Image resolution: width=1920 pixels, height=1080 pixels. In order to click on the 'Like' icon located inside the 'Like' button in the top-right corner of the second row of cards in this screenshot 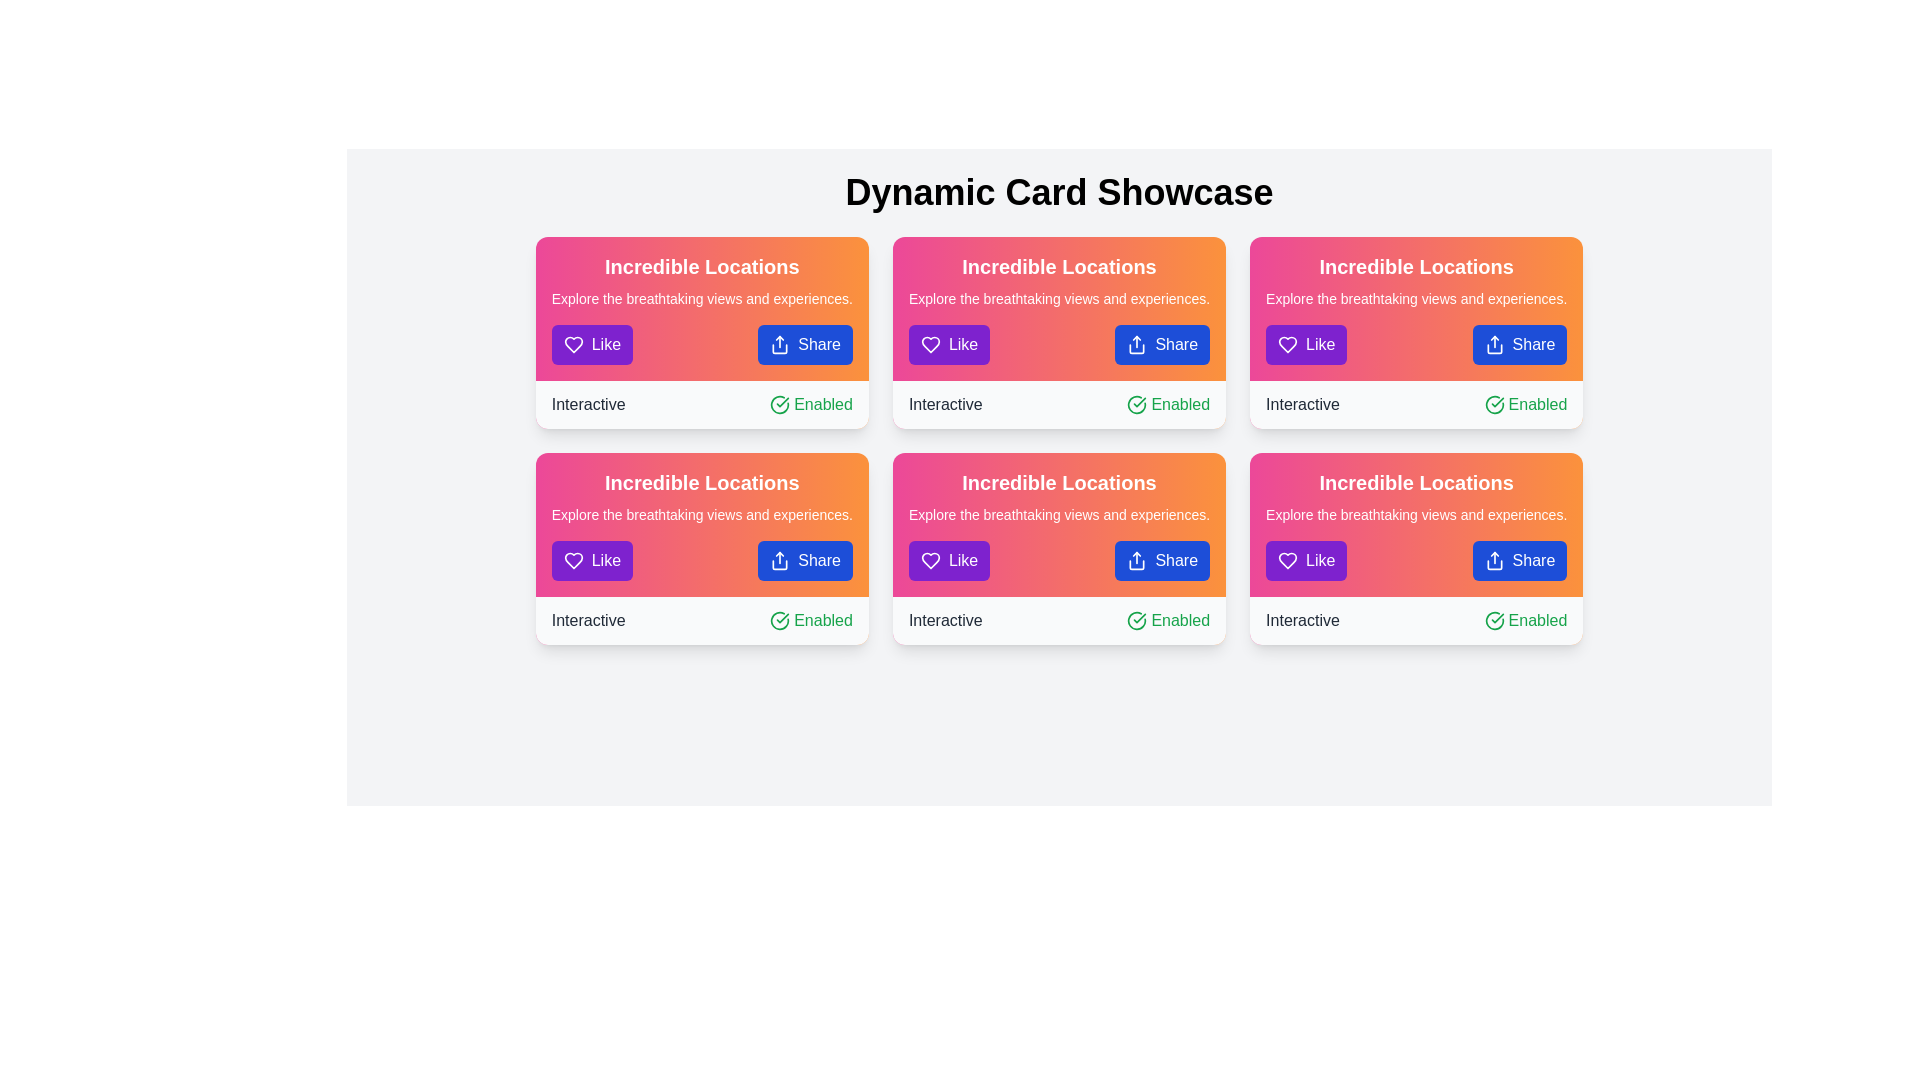, I will do `click(572, 343)`.